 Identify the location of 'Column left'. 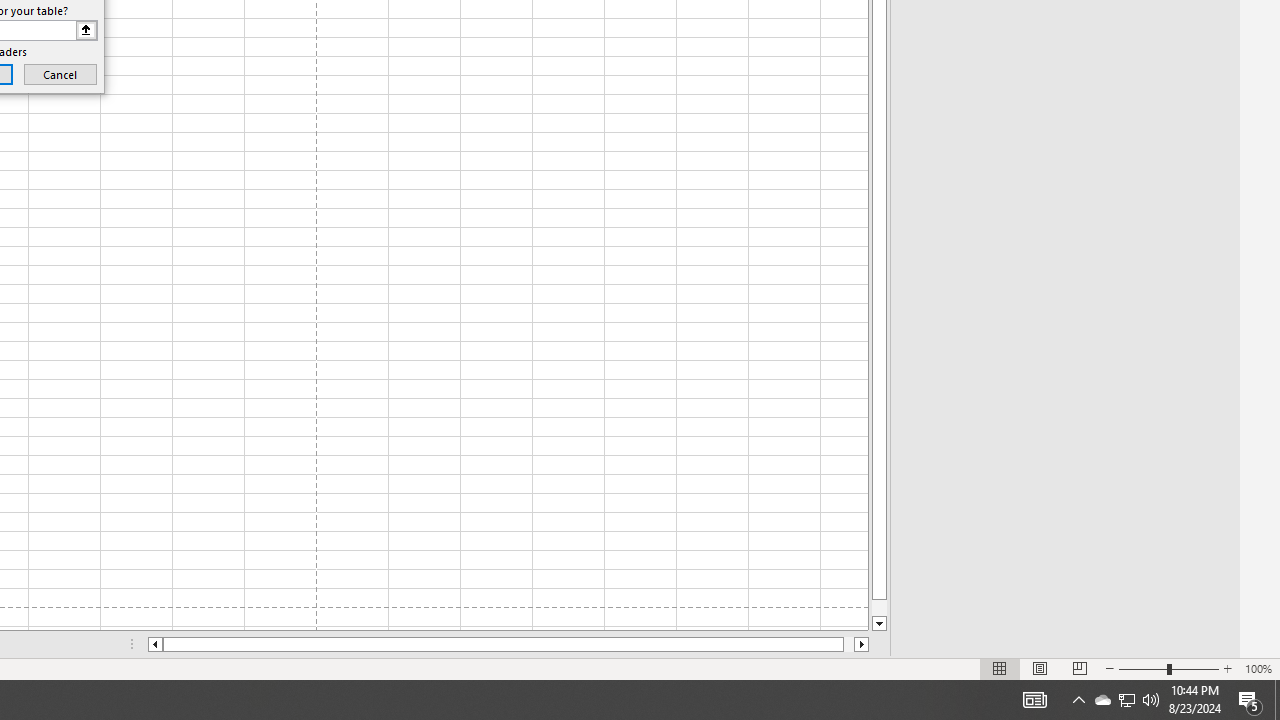
(153, 644).